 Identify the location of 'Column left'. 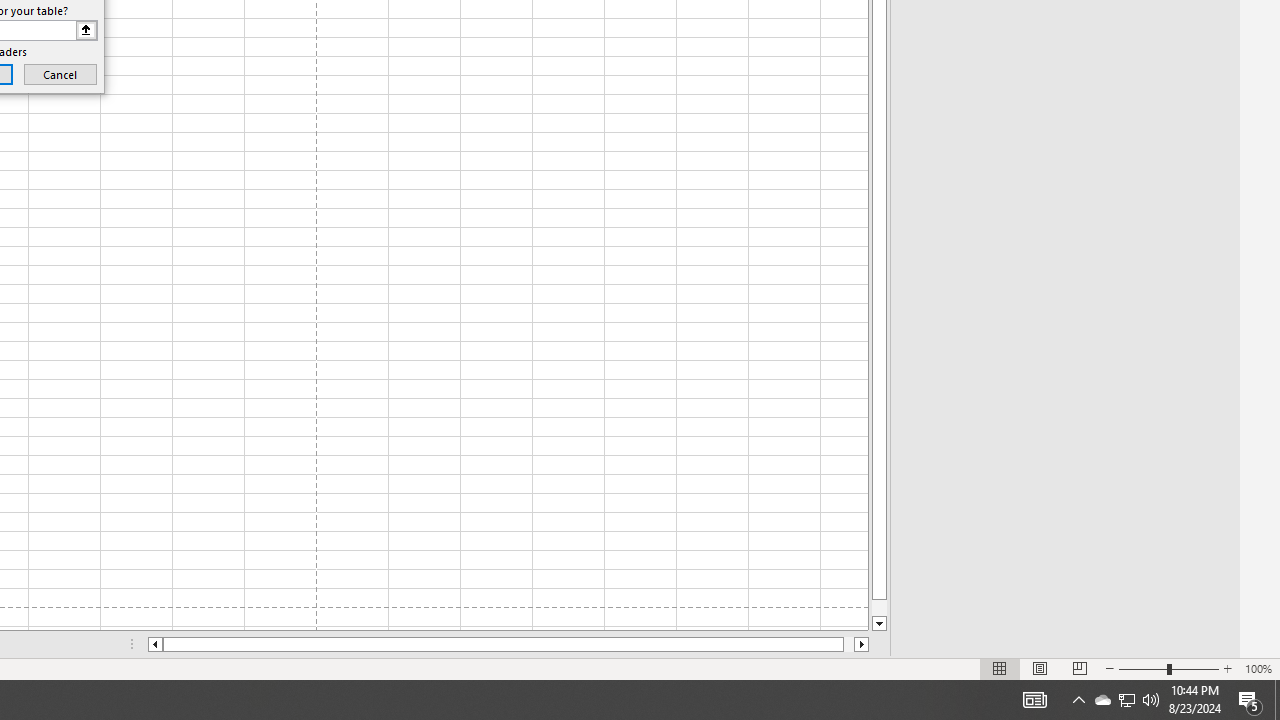
(153, 644).